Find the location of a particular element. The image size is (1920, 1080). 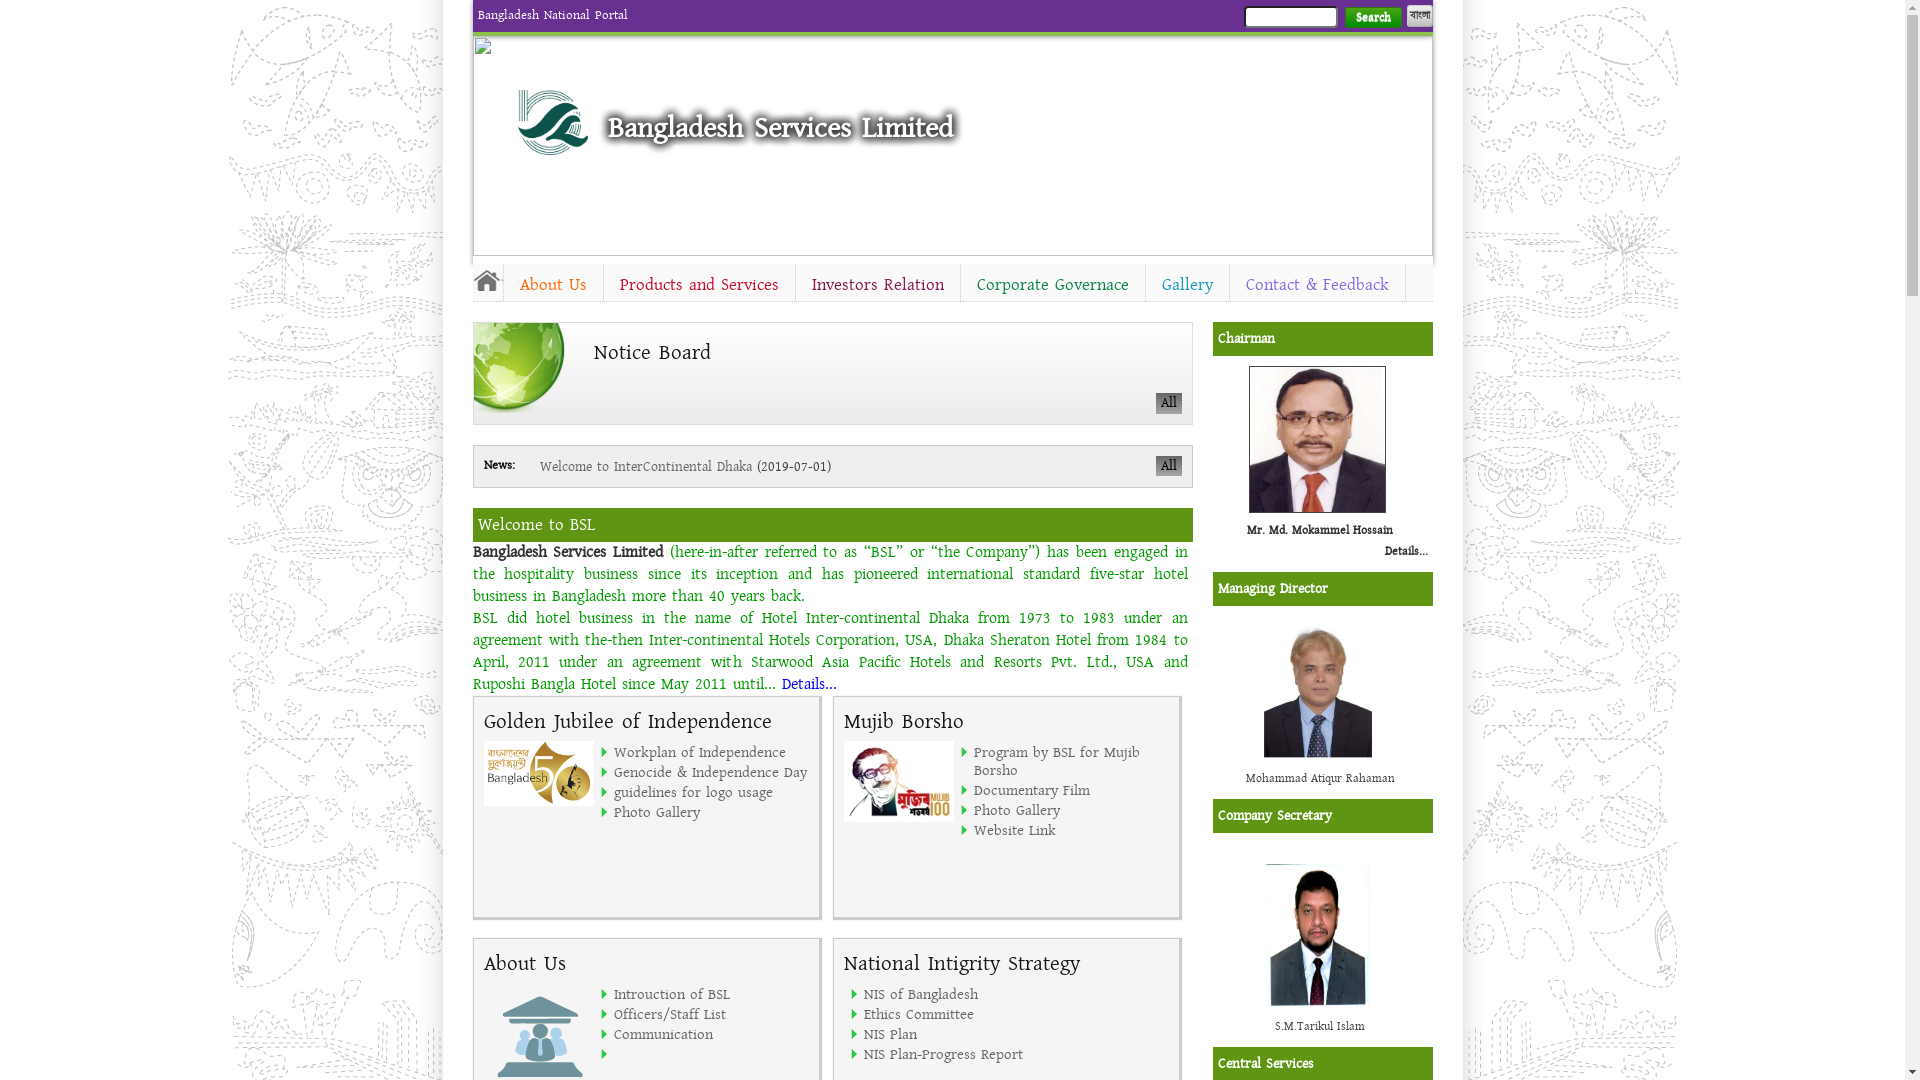

'Website Link' is located at coordinates (1070, 829).